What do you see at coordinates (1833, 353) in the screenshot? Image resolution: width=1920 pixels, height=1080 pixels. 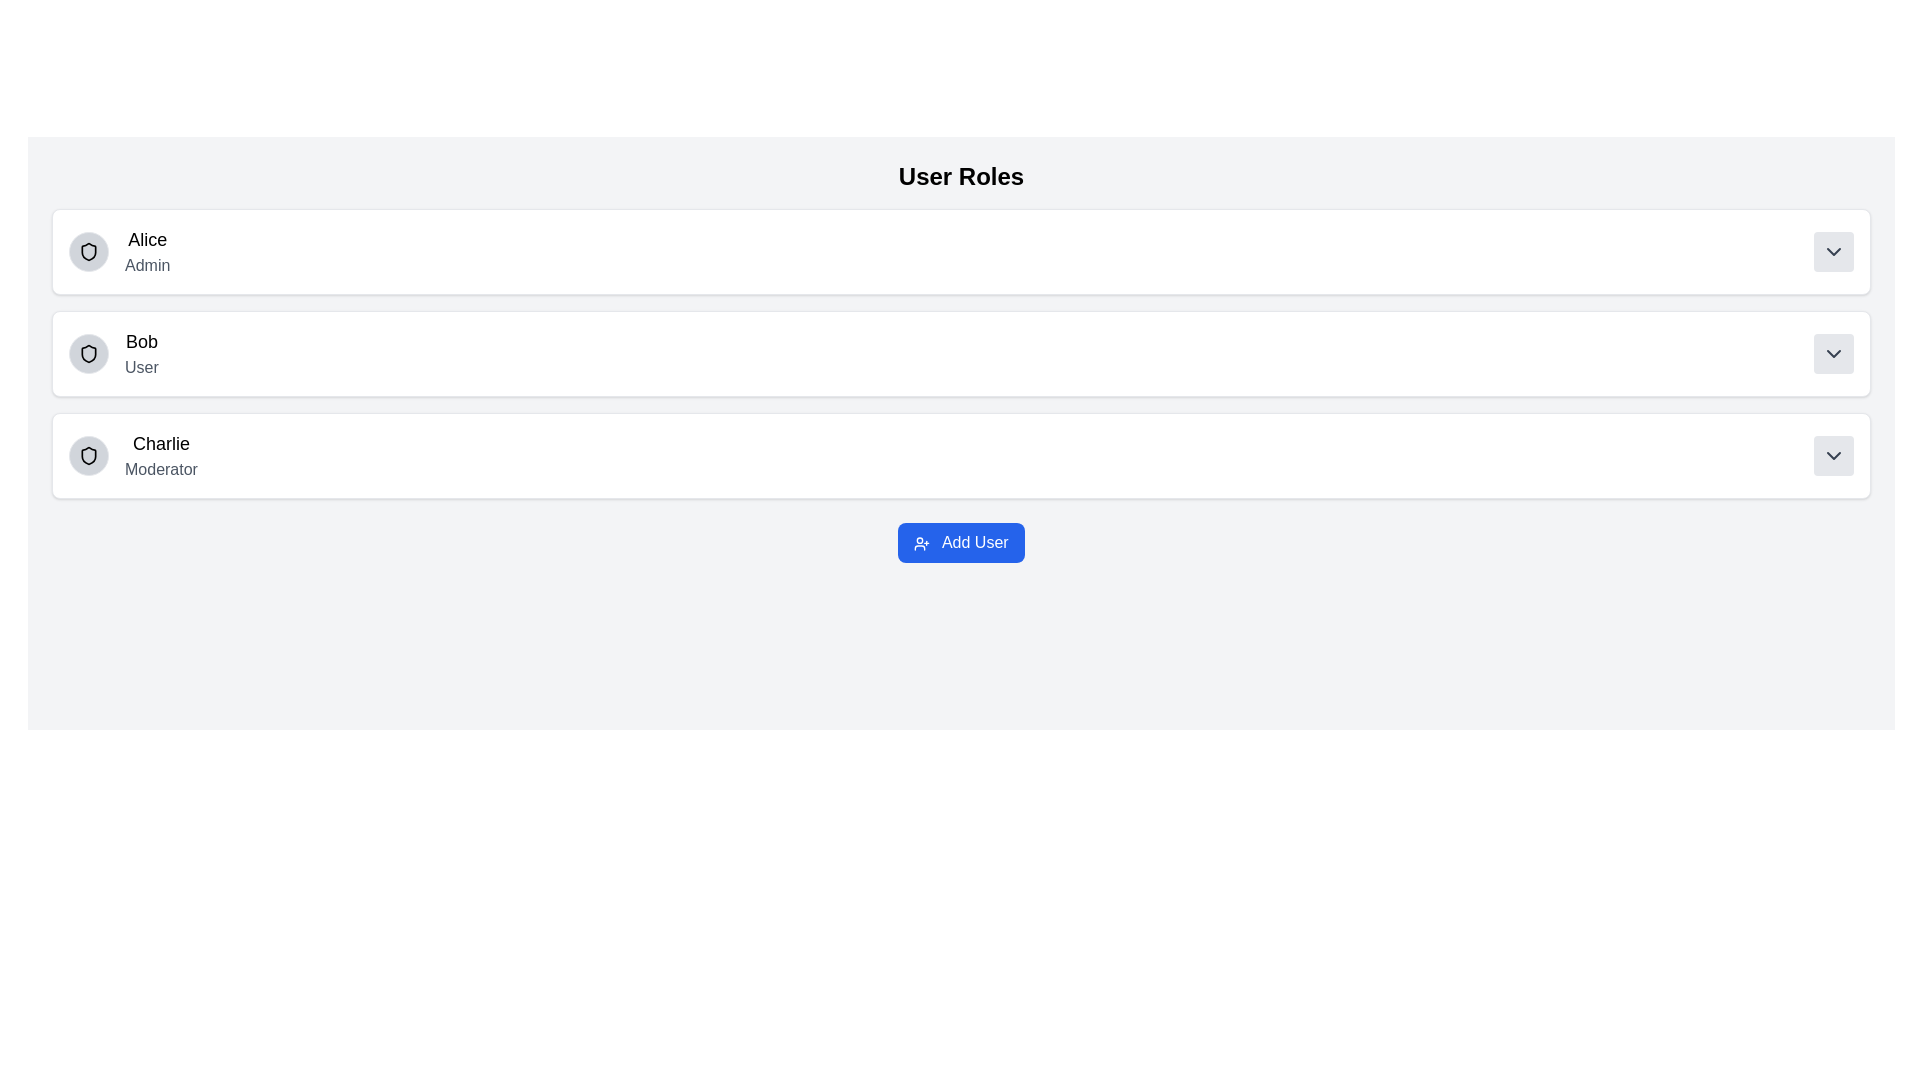 I see `the chevron icon located at the right end of the second user row corresponding to the user named 'Bob' with the role of 'User'` at bounding box center [1833, 353].